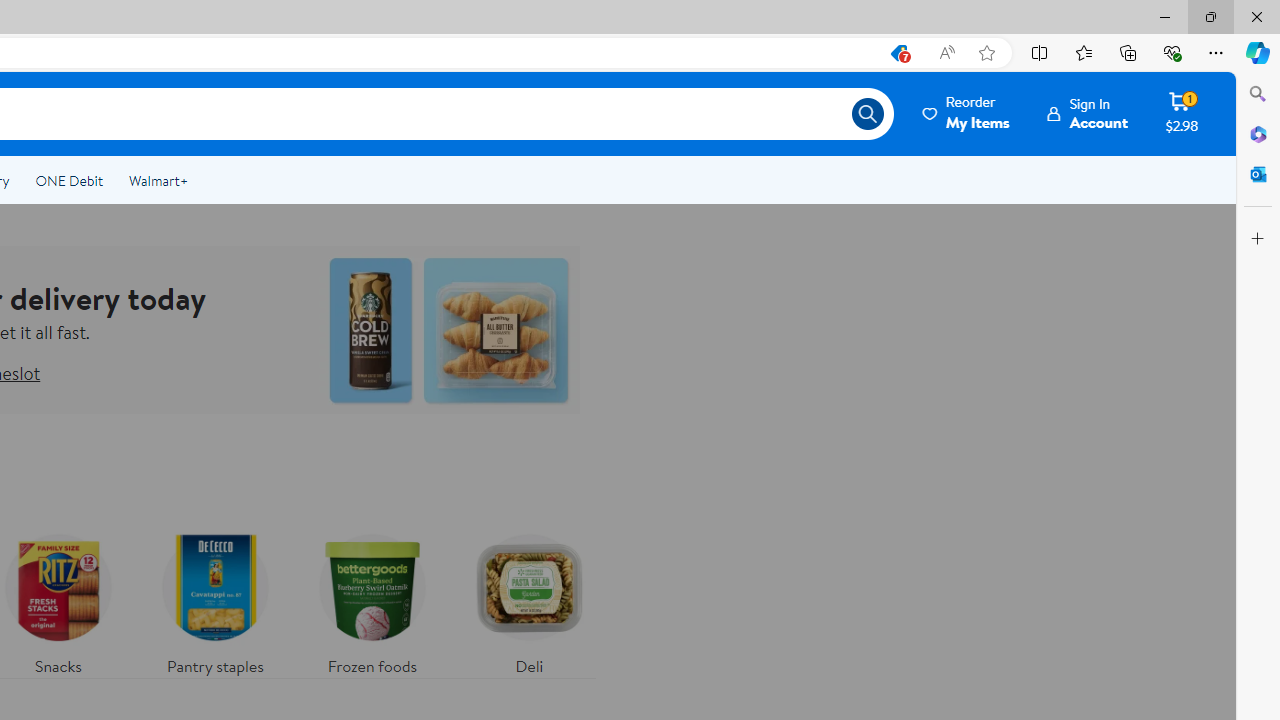  Describe the element at coordinates (967, 113) in the screenshot. I see `'Reorder My Items'` at that location.